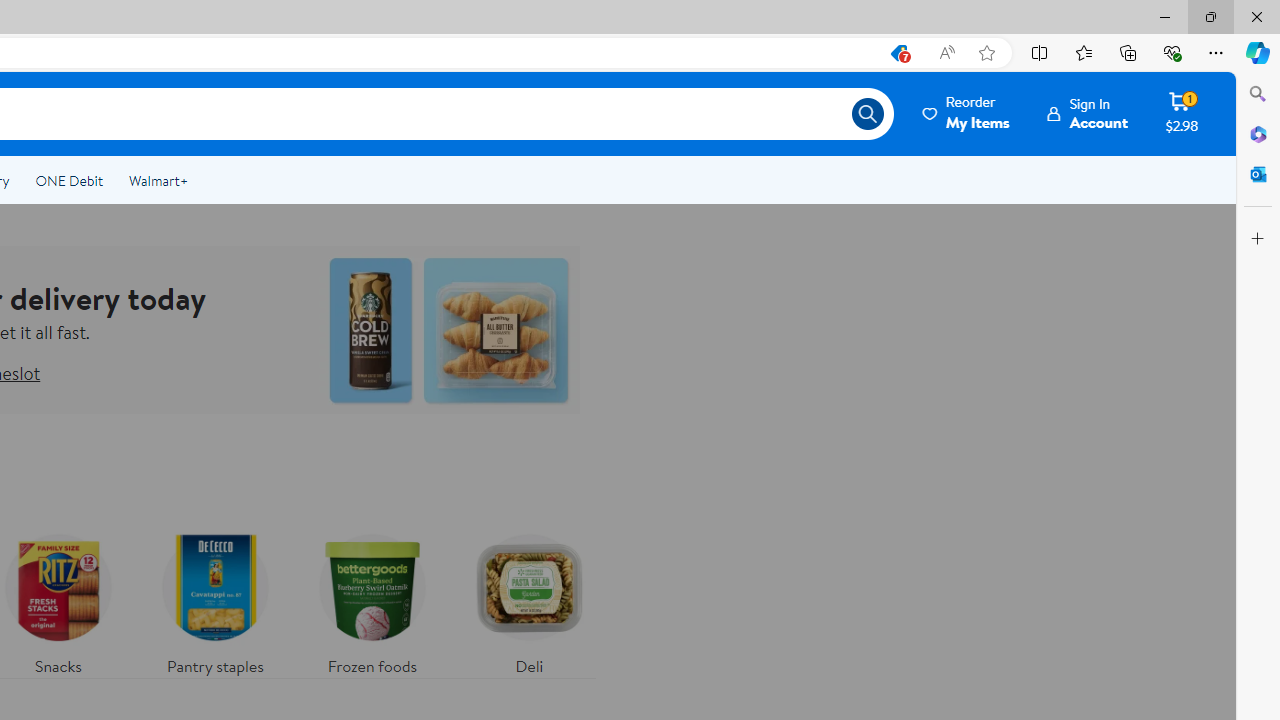  Describe the element at coordinates (967, 113) in the screenshot. I see `'Reorder My Items'` at that location.